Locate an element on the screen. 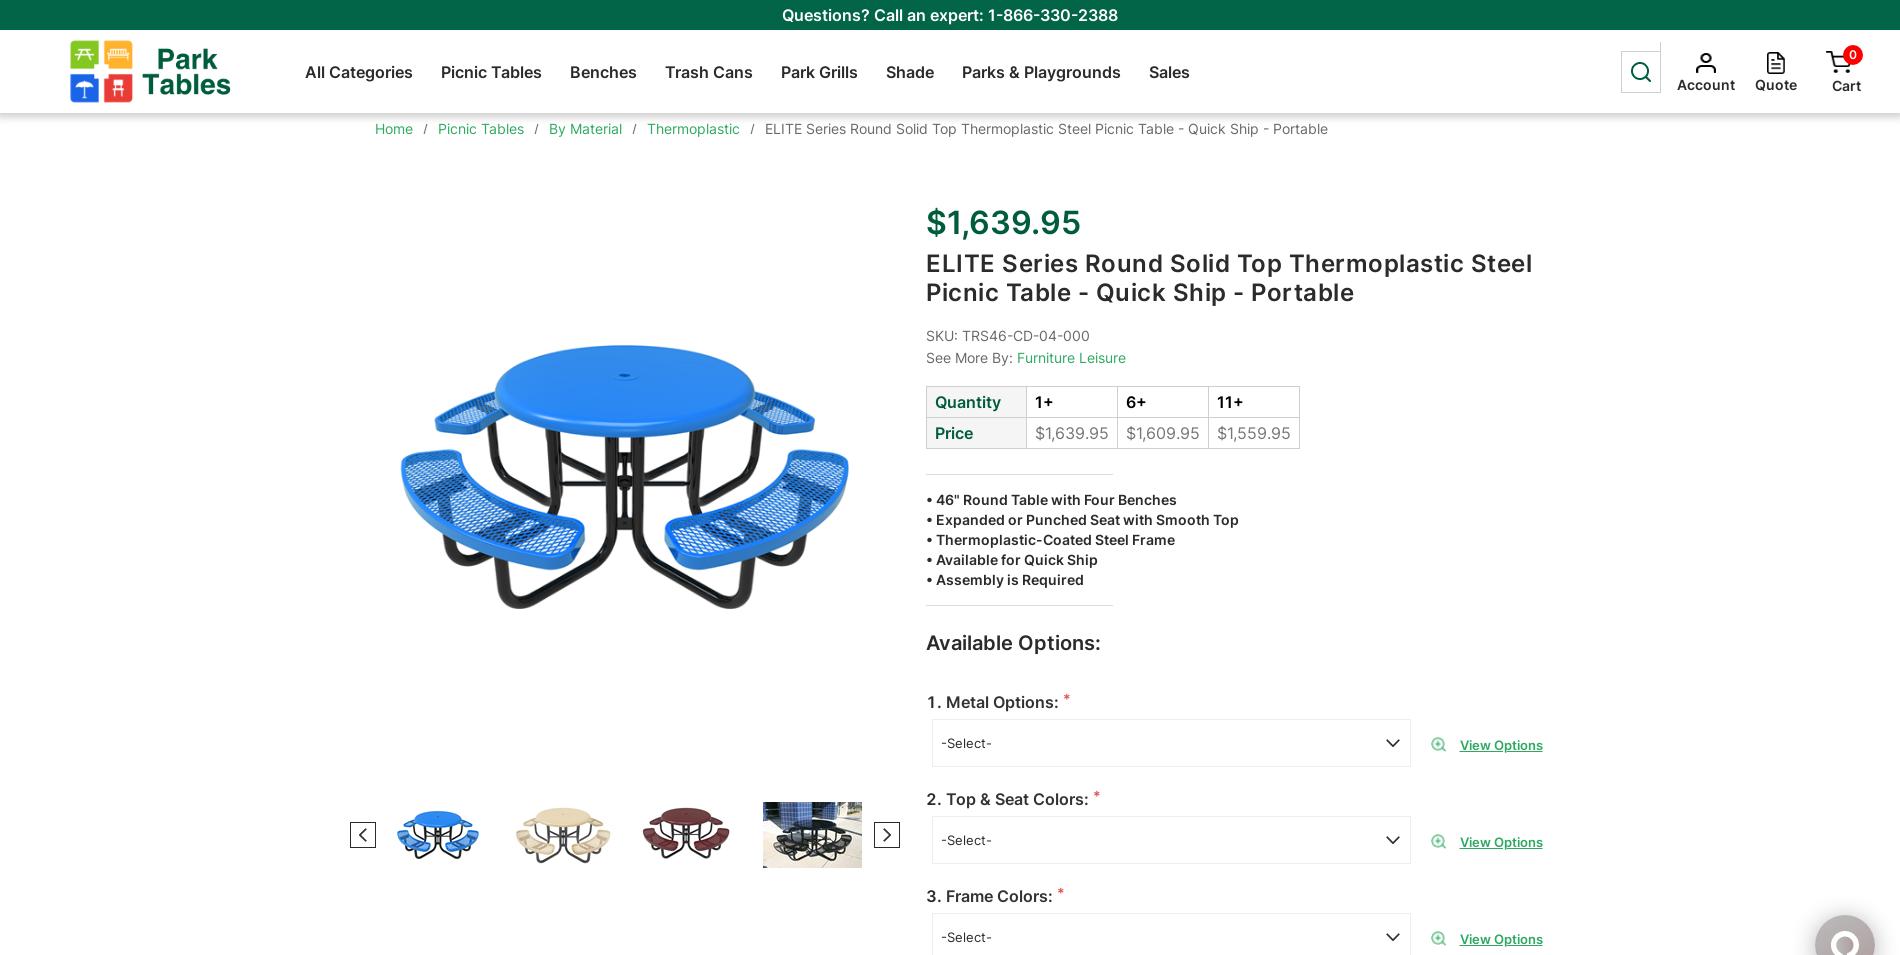  '11+' is located at coordinates (1229, 400).